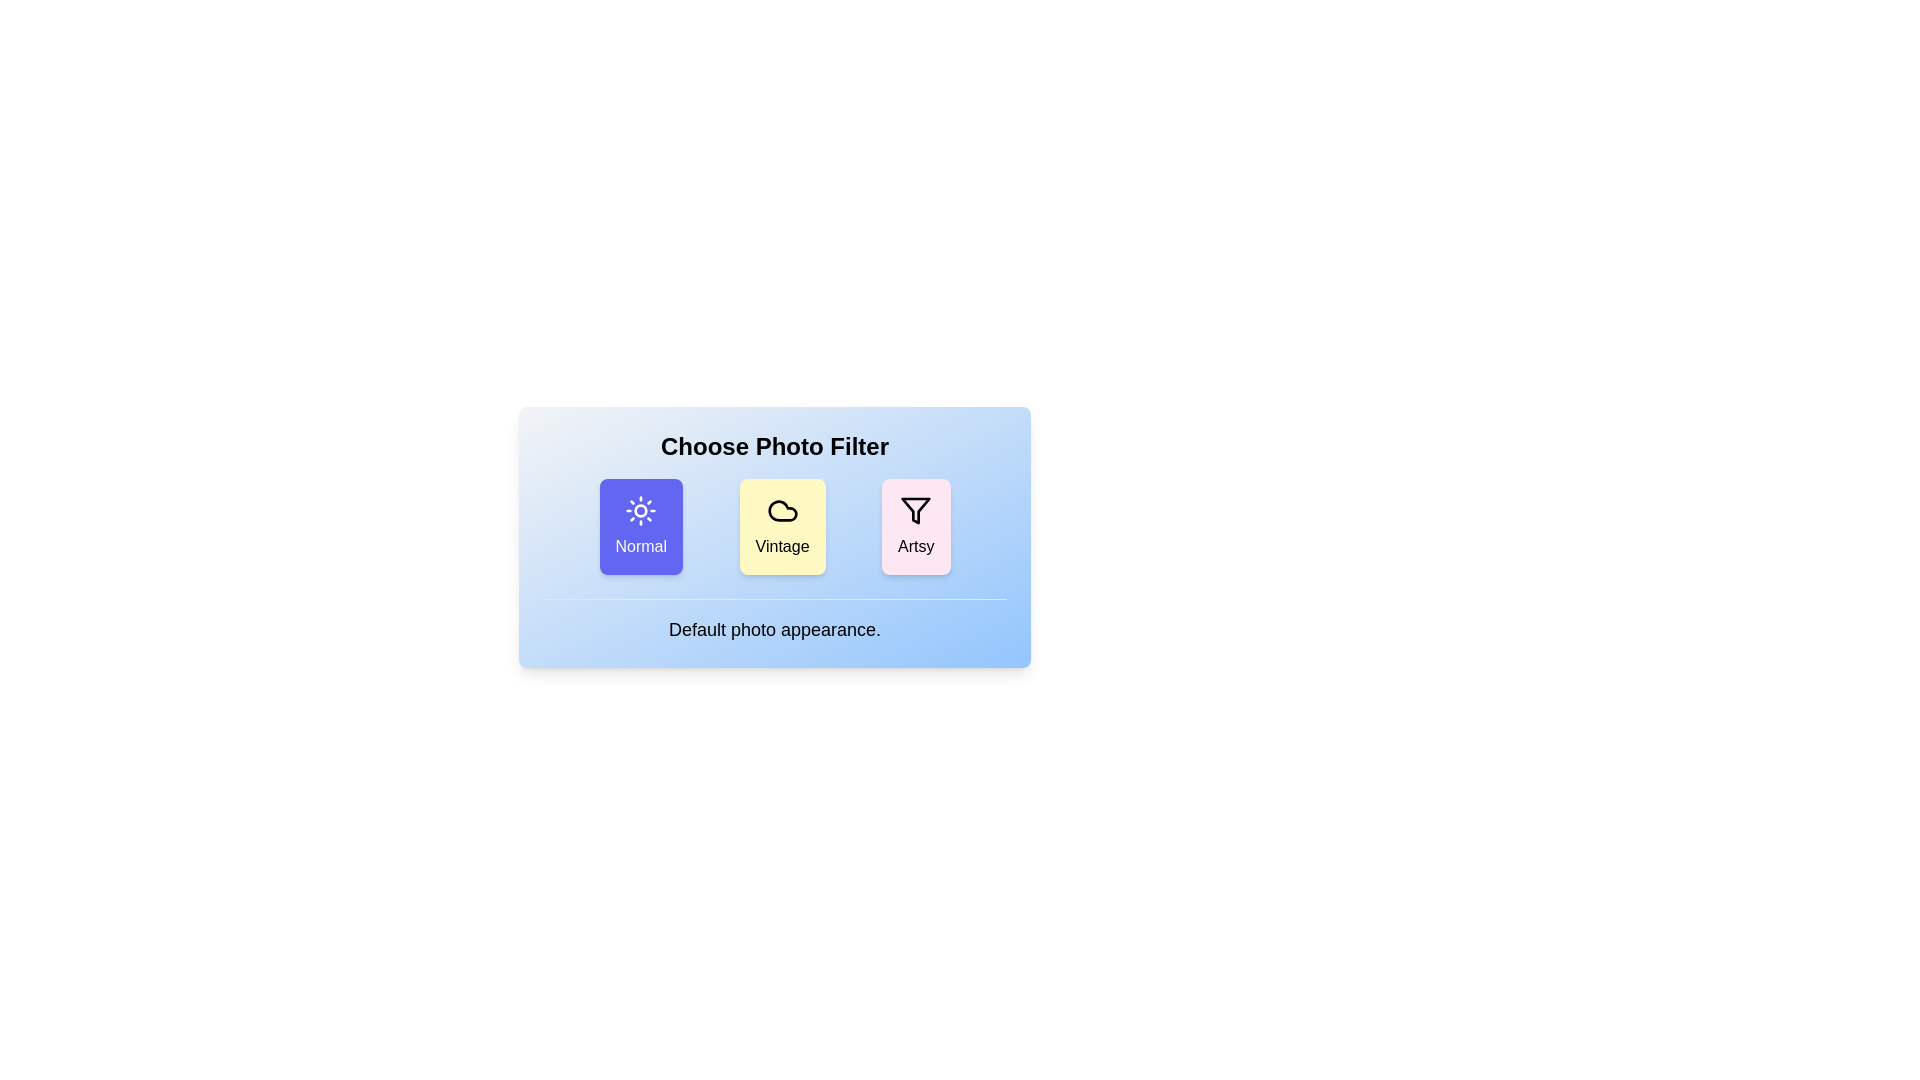  What do you see at coordinates (915, 526) in the screenshot?
I see `the filter button labeled Artsy` at bounding box center [915, 526].